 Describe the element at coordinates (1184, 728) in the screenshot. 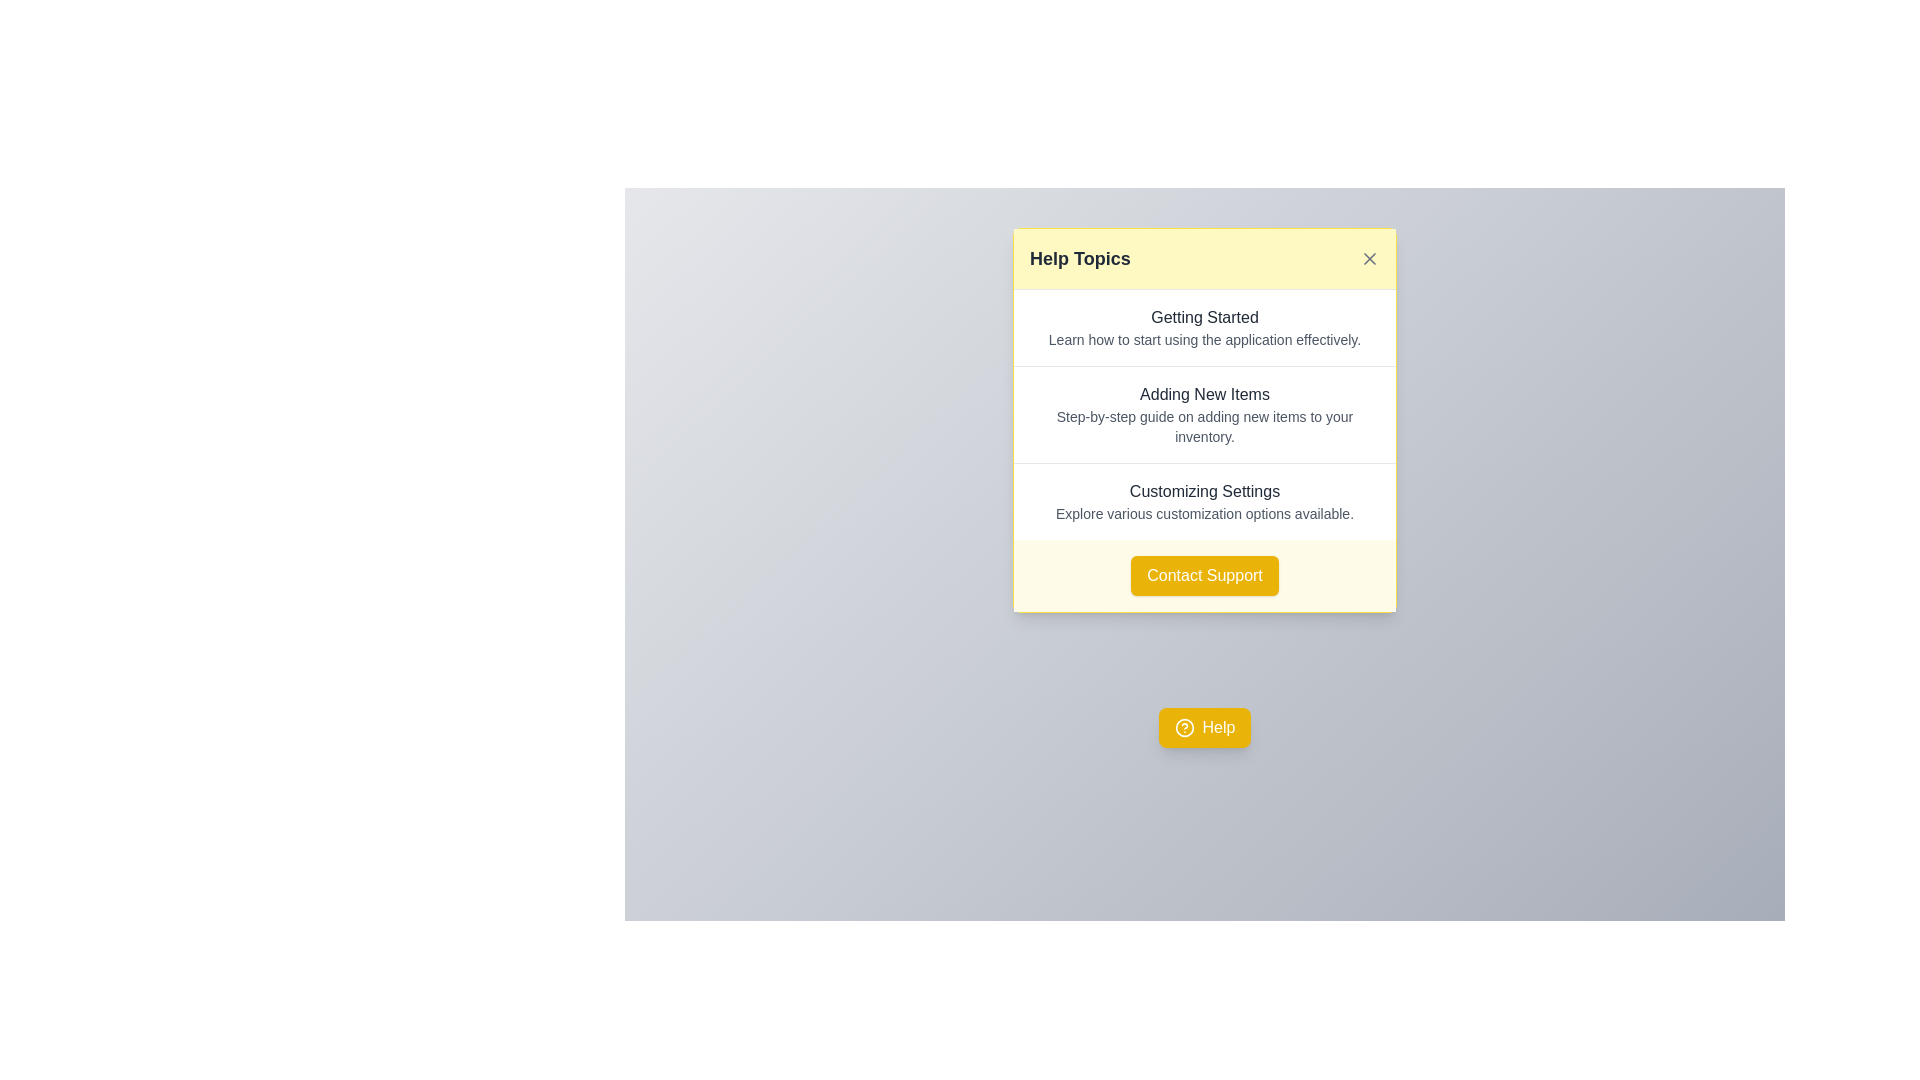

I see `the yellow circular button labeled 'Help' that contains the white circle, located at the bottom center of the interface` at that location.